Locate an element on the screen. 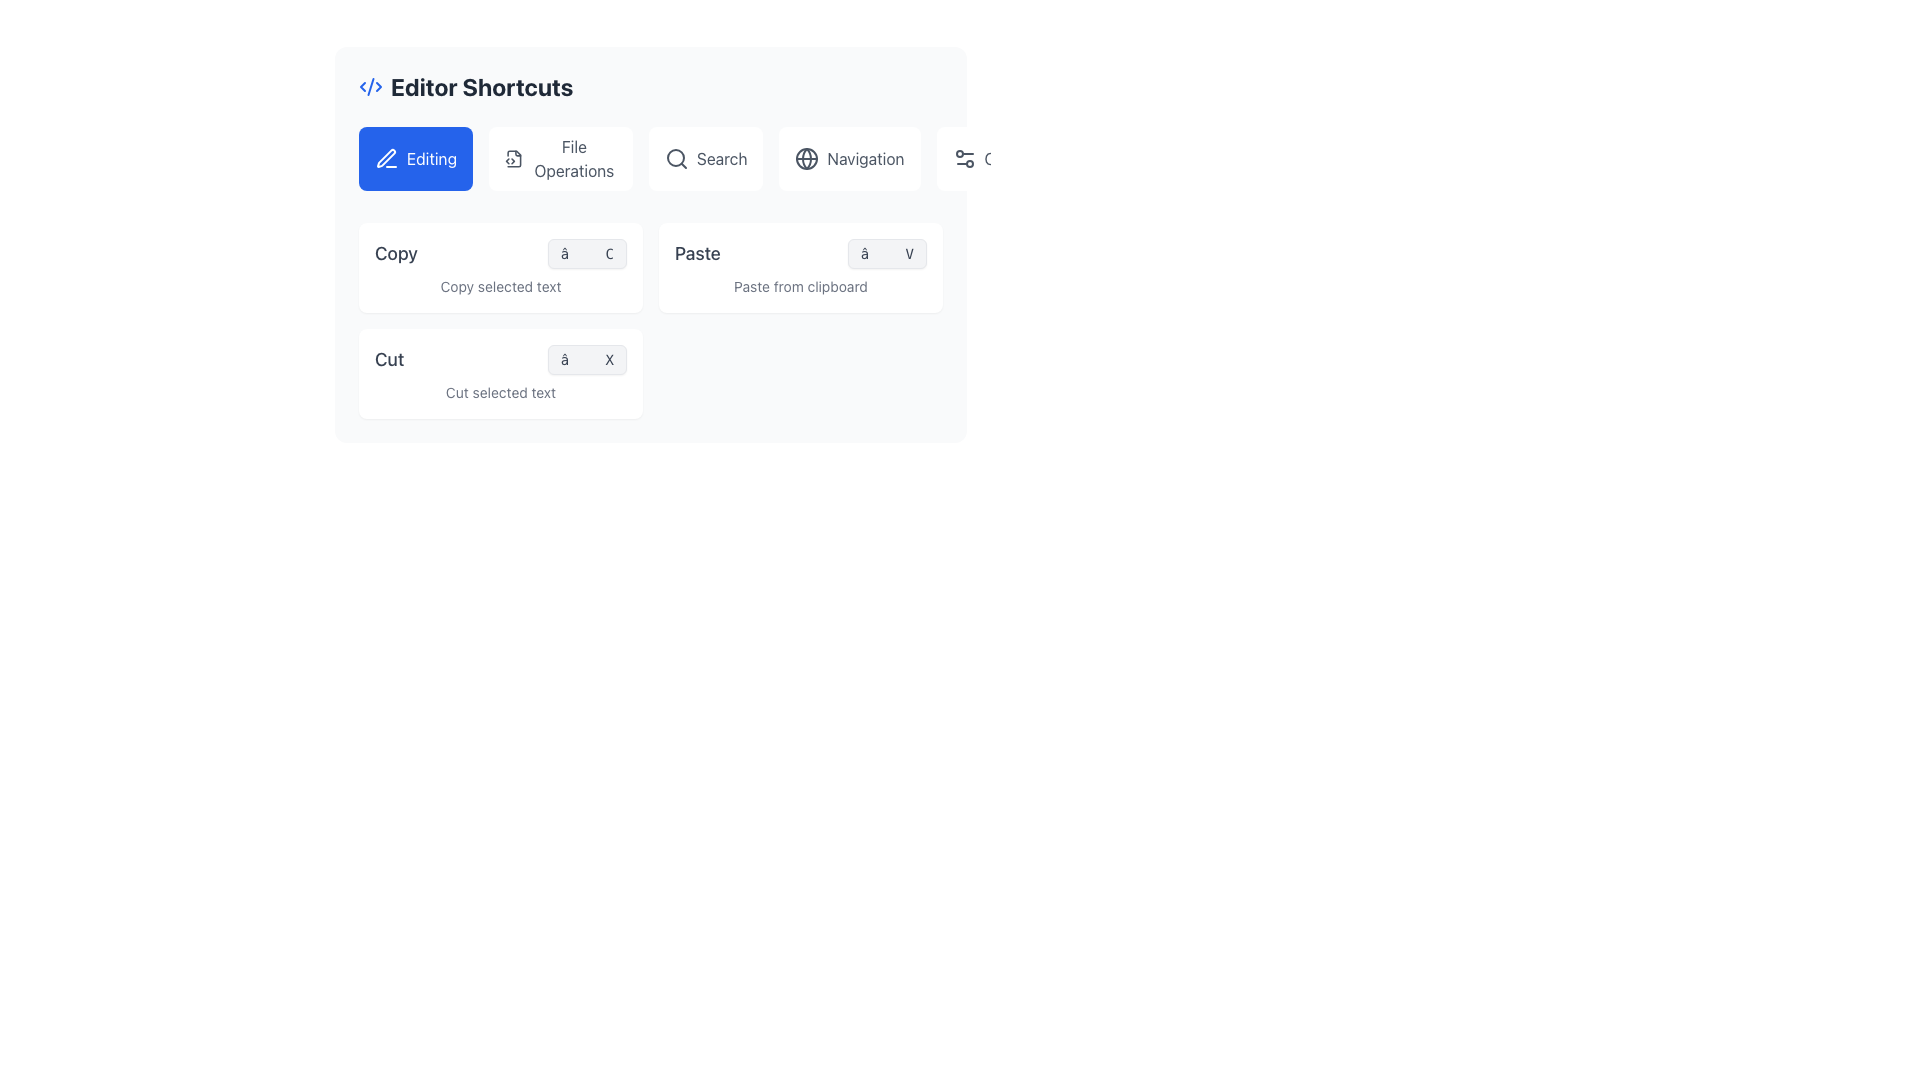 Image resolution: width=1920 pixels, height=1080 pixels. 'Paste' text label located in the second row of the editor shortcuts panel under the 'Editing' section is located at coordinates (697, 253).